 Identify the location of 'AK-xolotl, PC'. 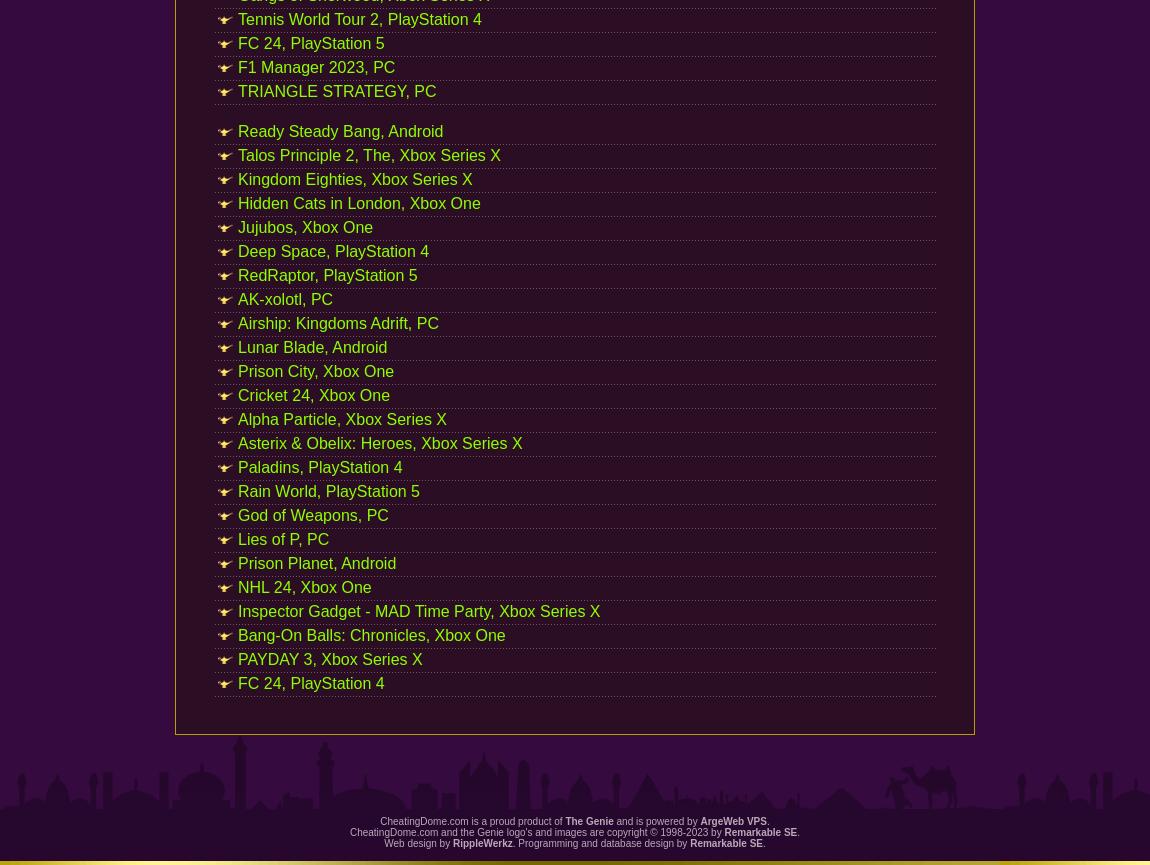
(284, 299).